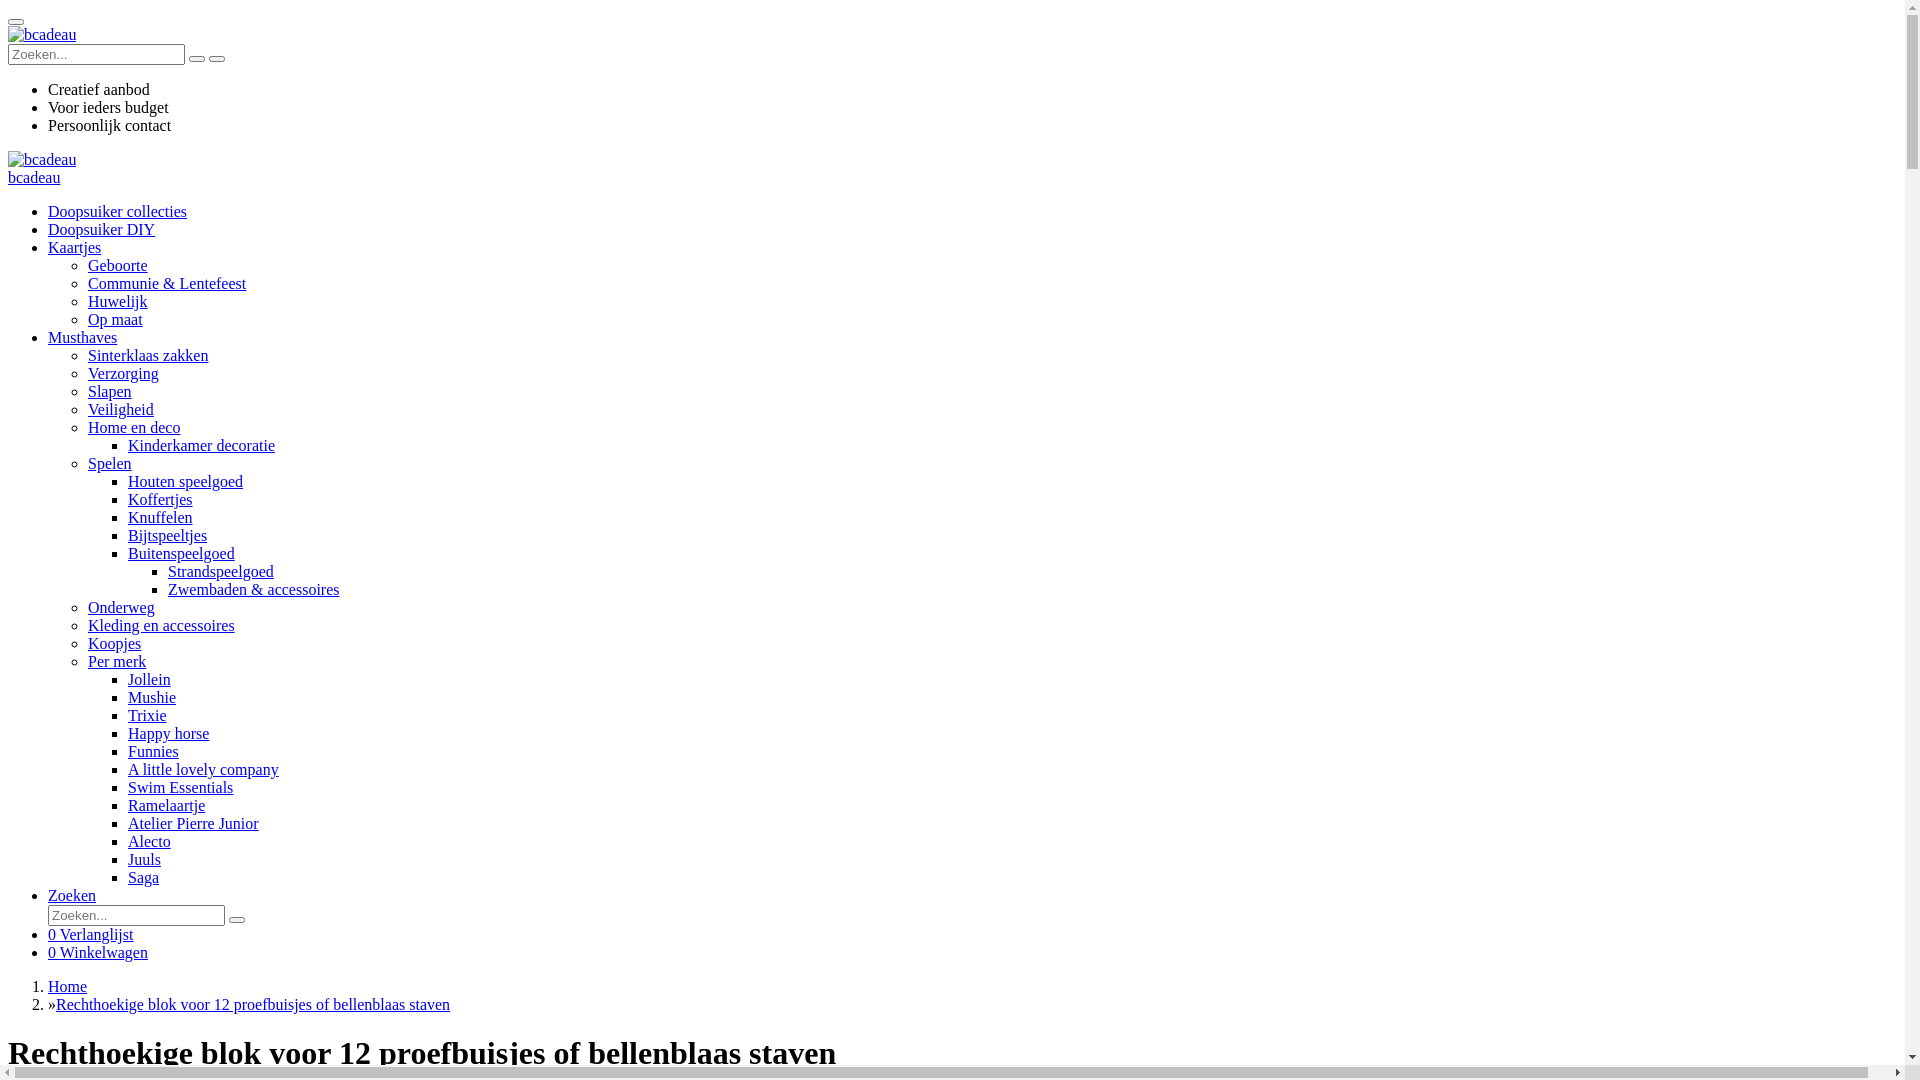 The image size is (1920, 1080). Describe the element at coordinates (147, 354) in the screenshot. I see `'Sinterklaas zakken'` at that location.